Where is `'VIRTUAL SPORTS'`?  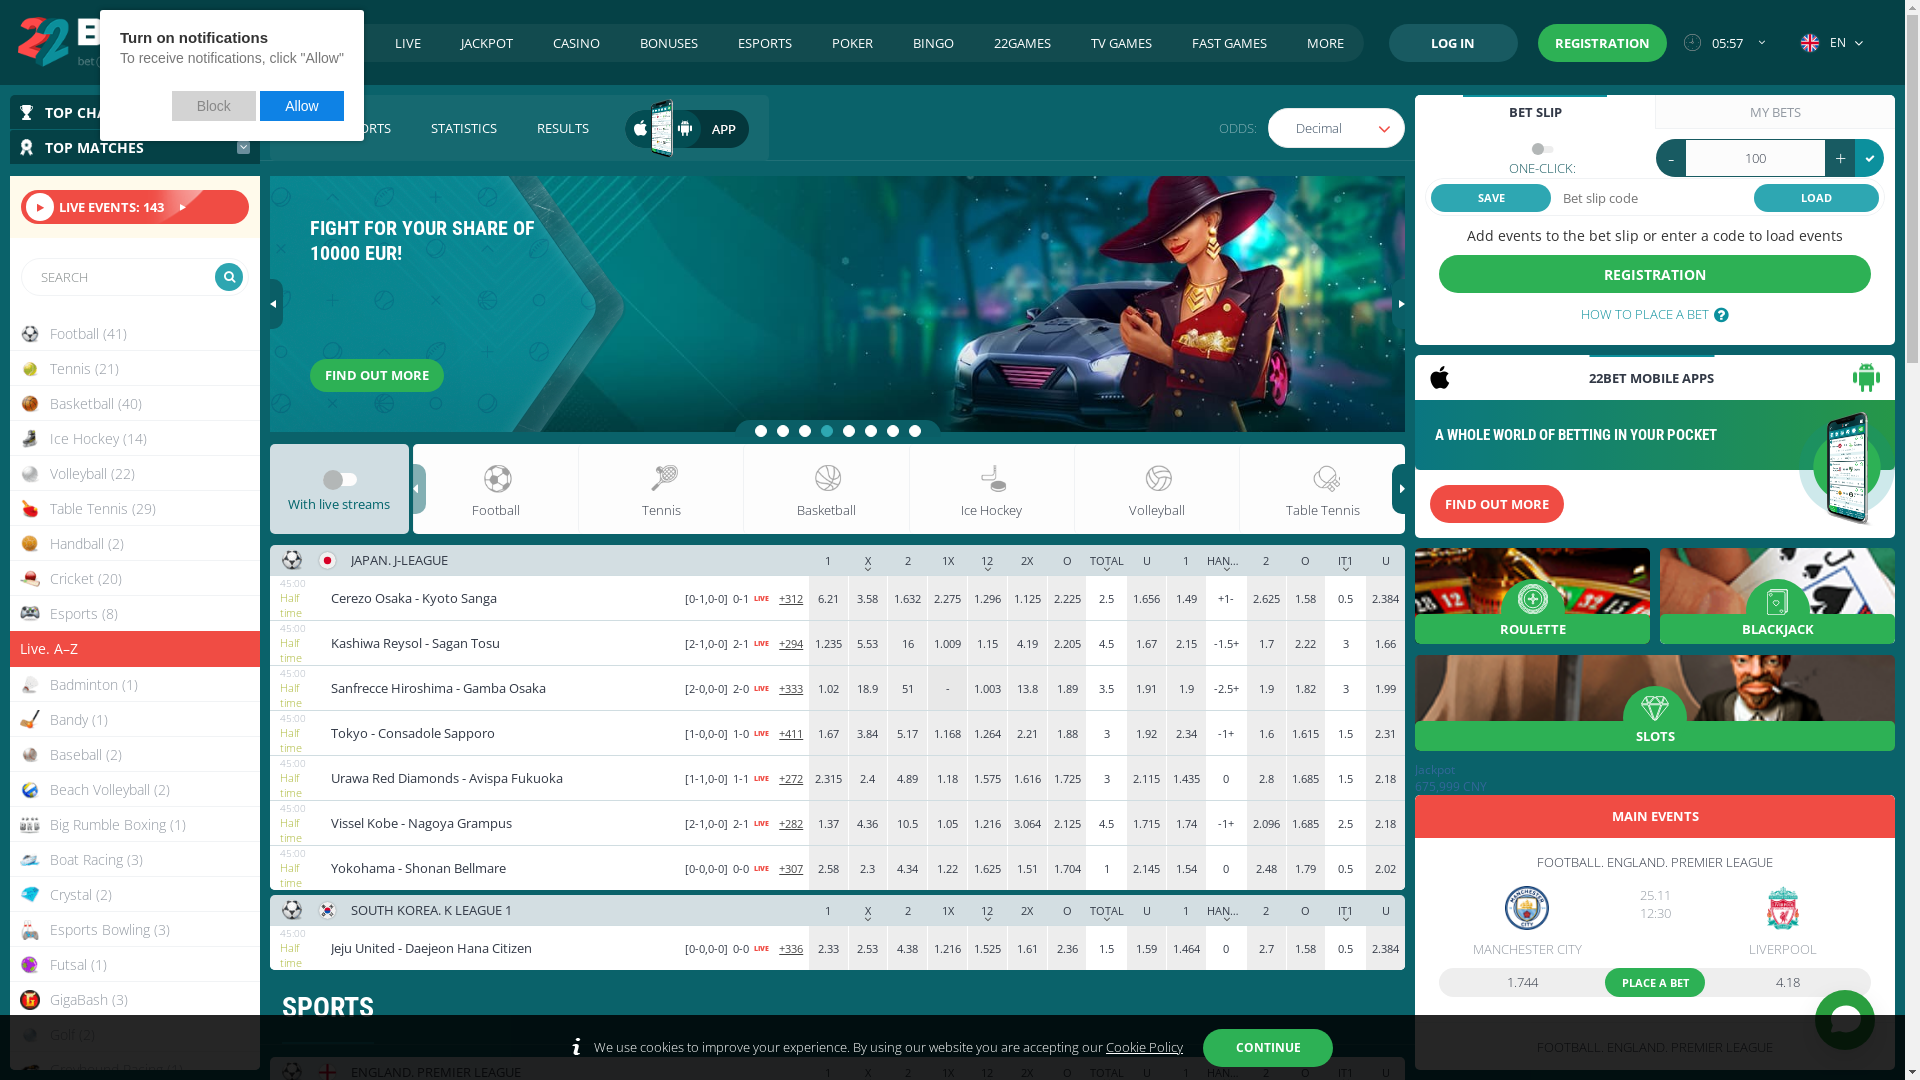 'VIRTUAL SPORTS' is located at coordinates (340, 127).